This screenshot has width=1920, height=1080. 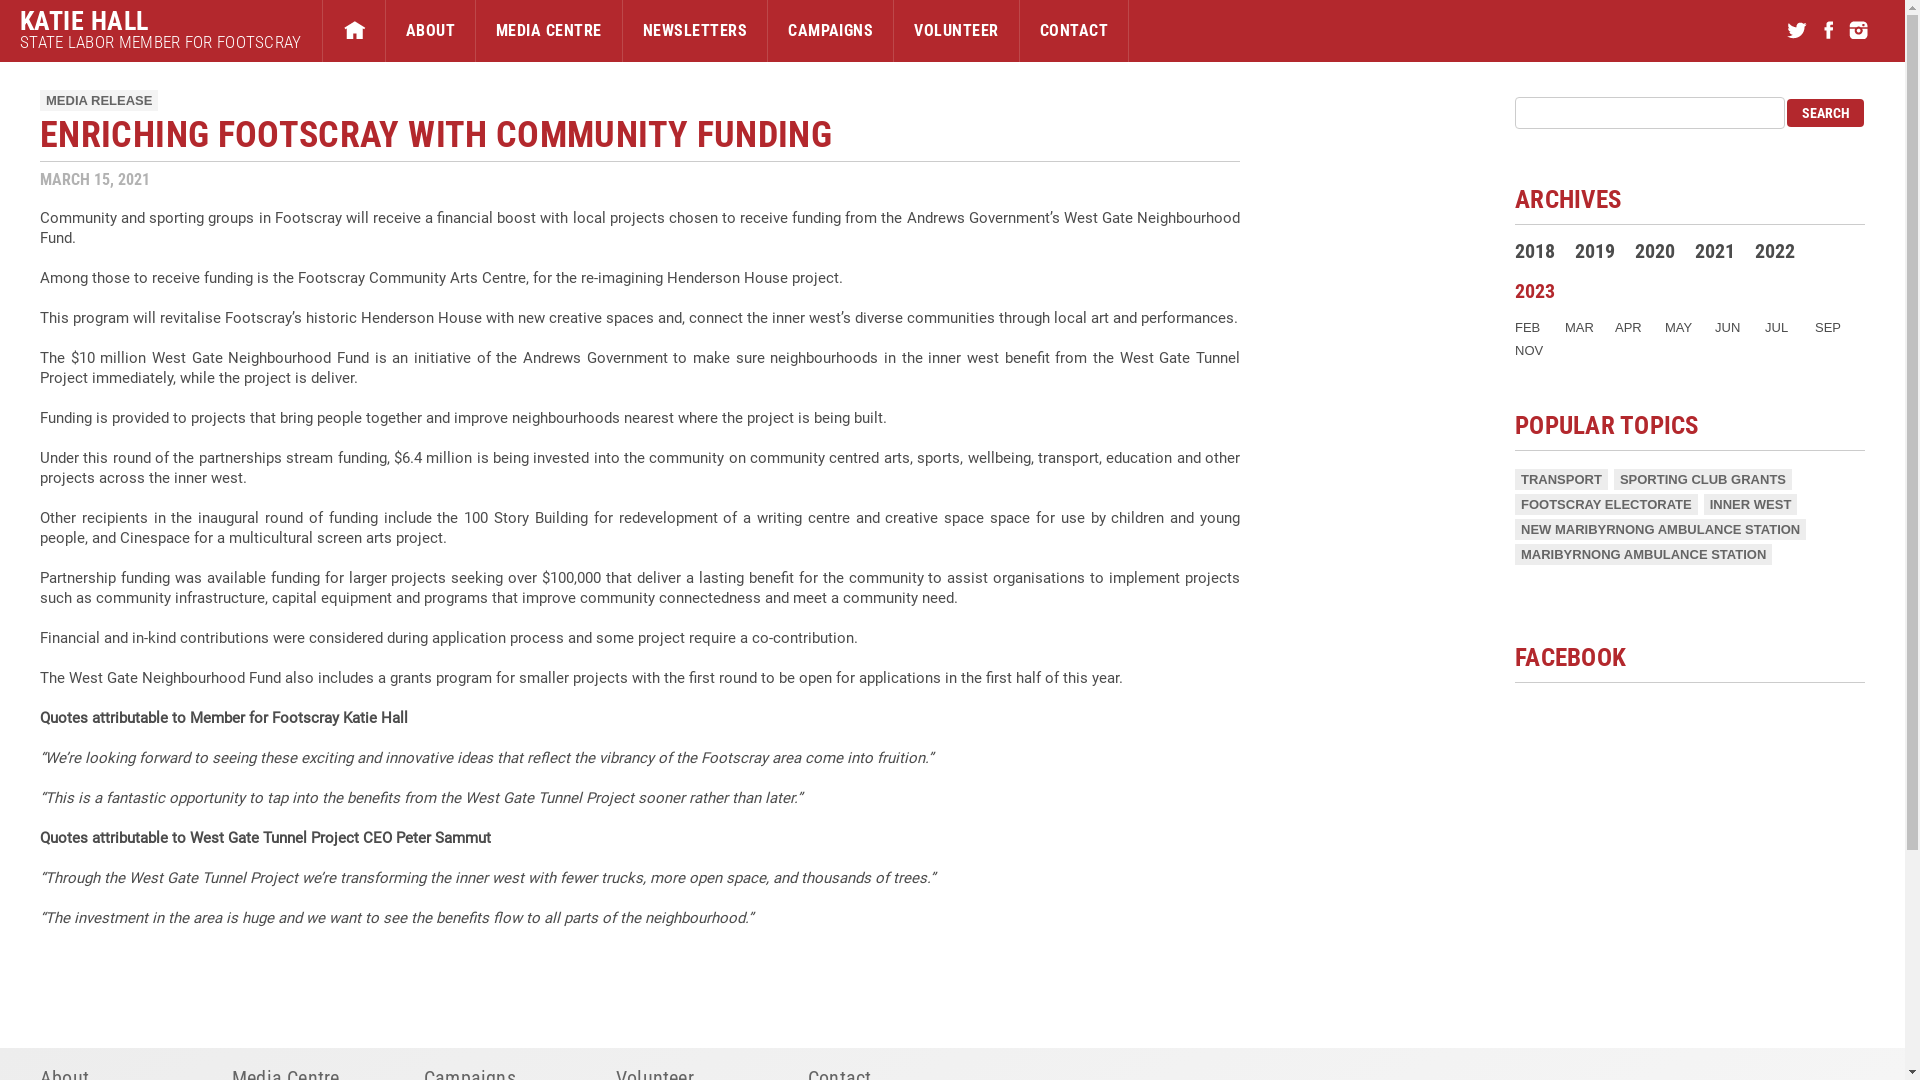 I want to click on 'MEDIA CENTRE', so click(x=474, y=30).